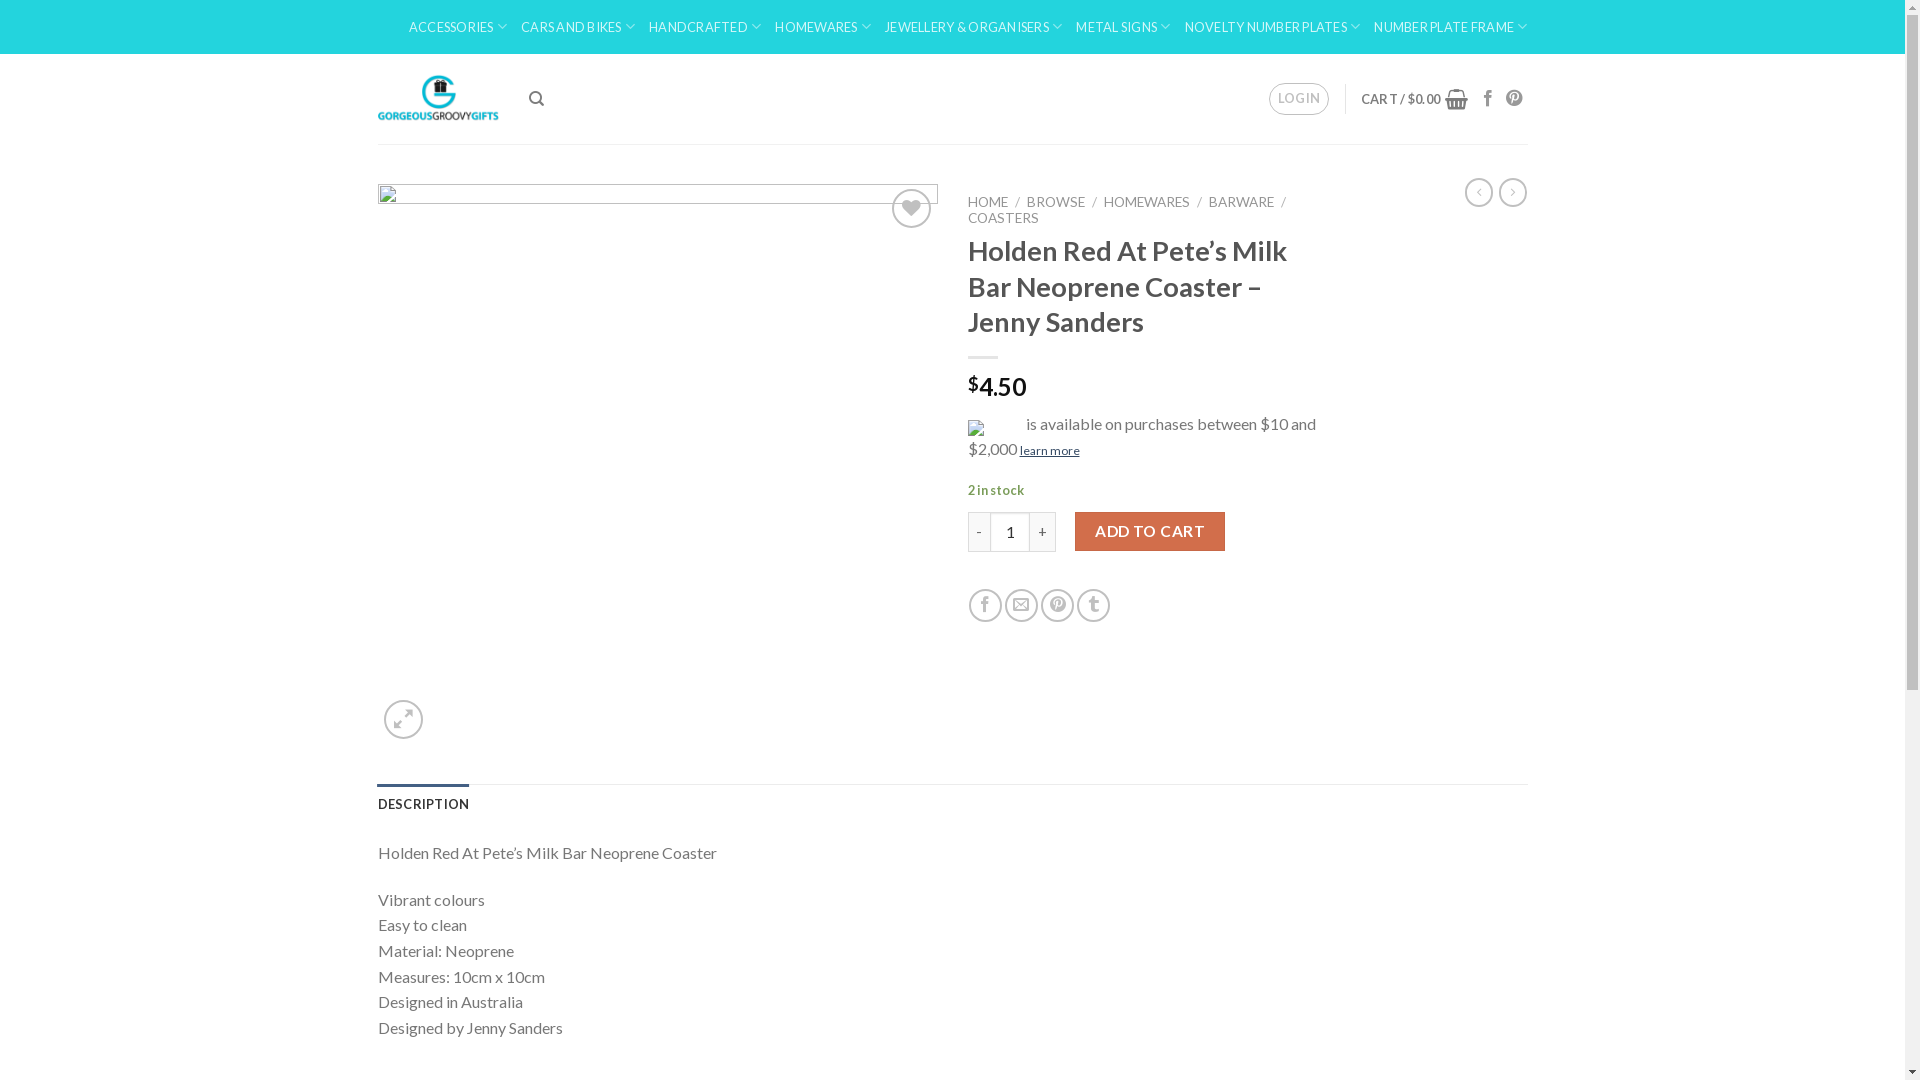 This screenshot has width=1920, height=1080. Describe the element at coordinates (1003, 218) in the screenshot. I see `'COASTERS'` at that location.